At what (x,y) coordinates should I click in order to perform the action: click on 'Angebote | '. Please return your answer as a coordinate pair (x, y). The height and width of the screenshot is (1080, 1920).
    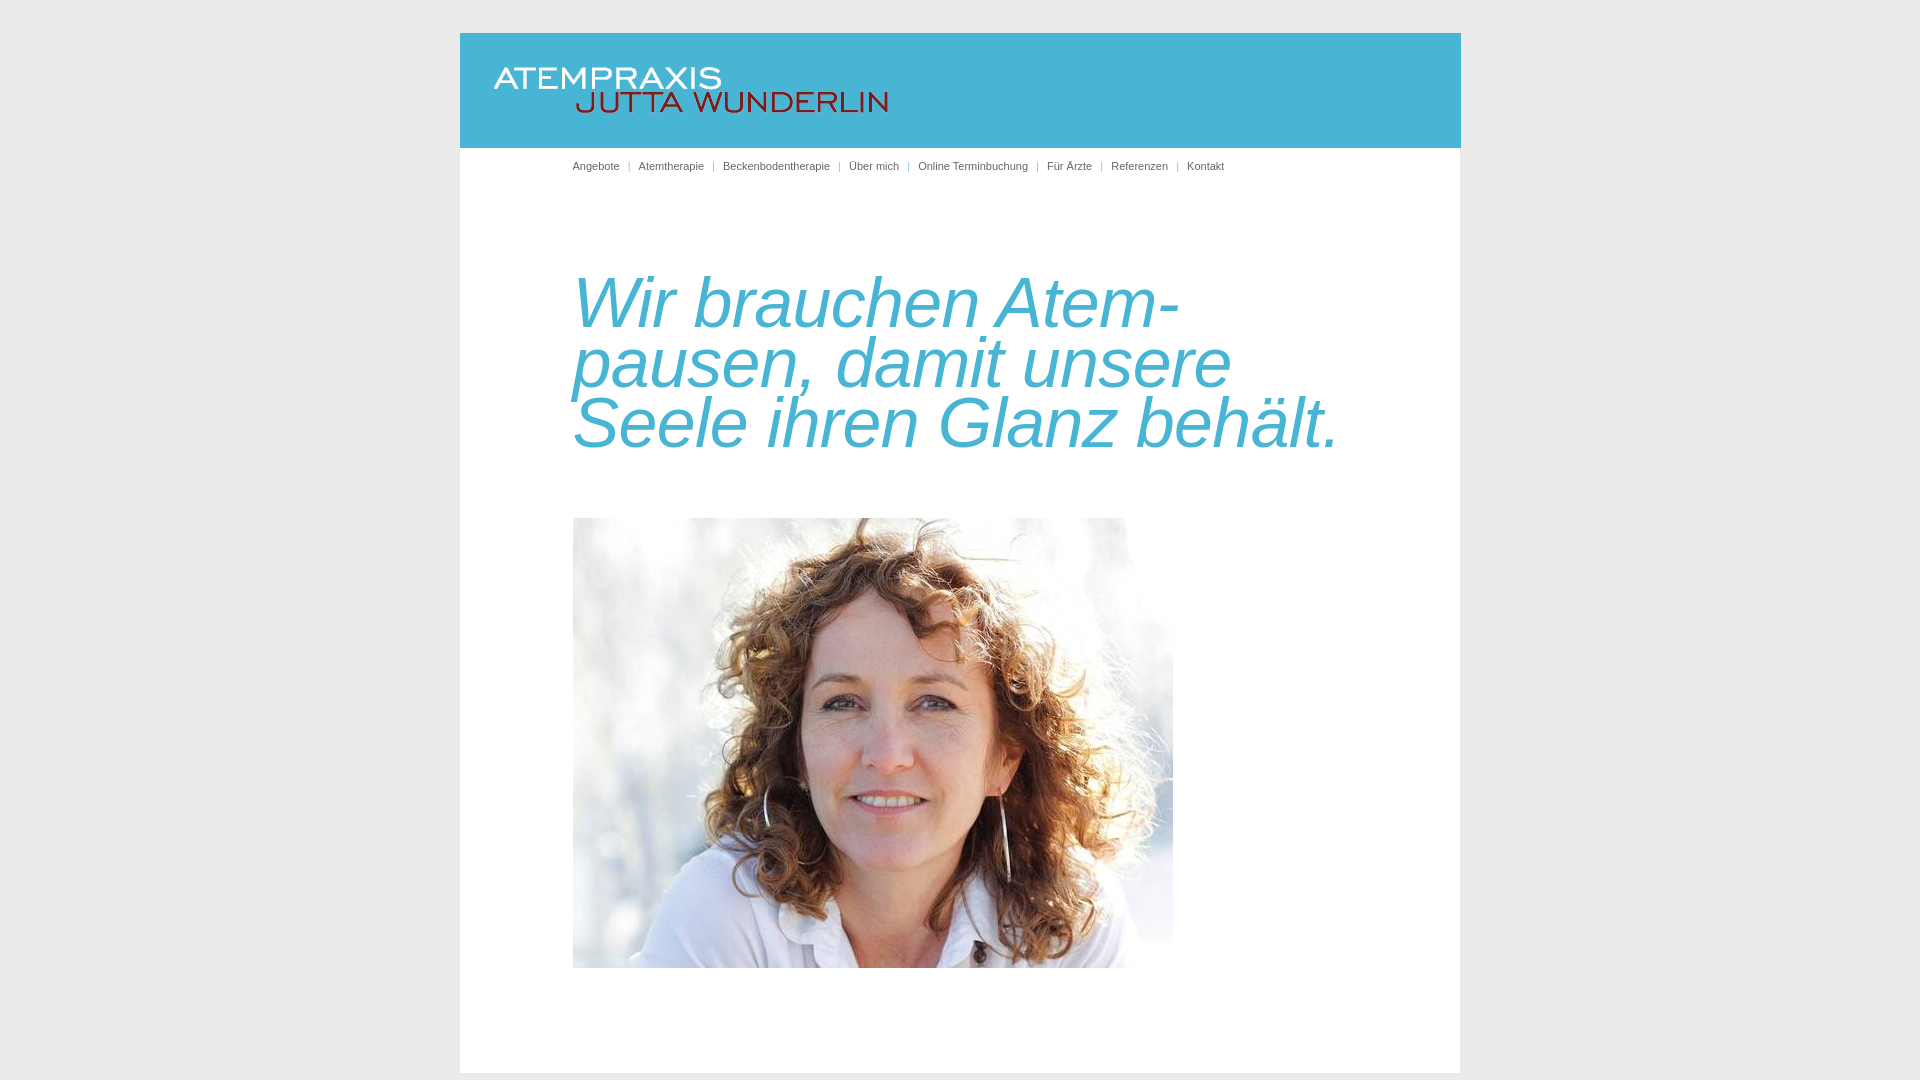
    Looking at the image, I should click on (603, 164).